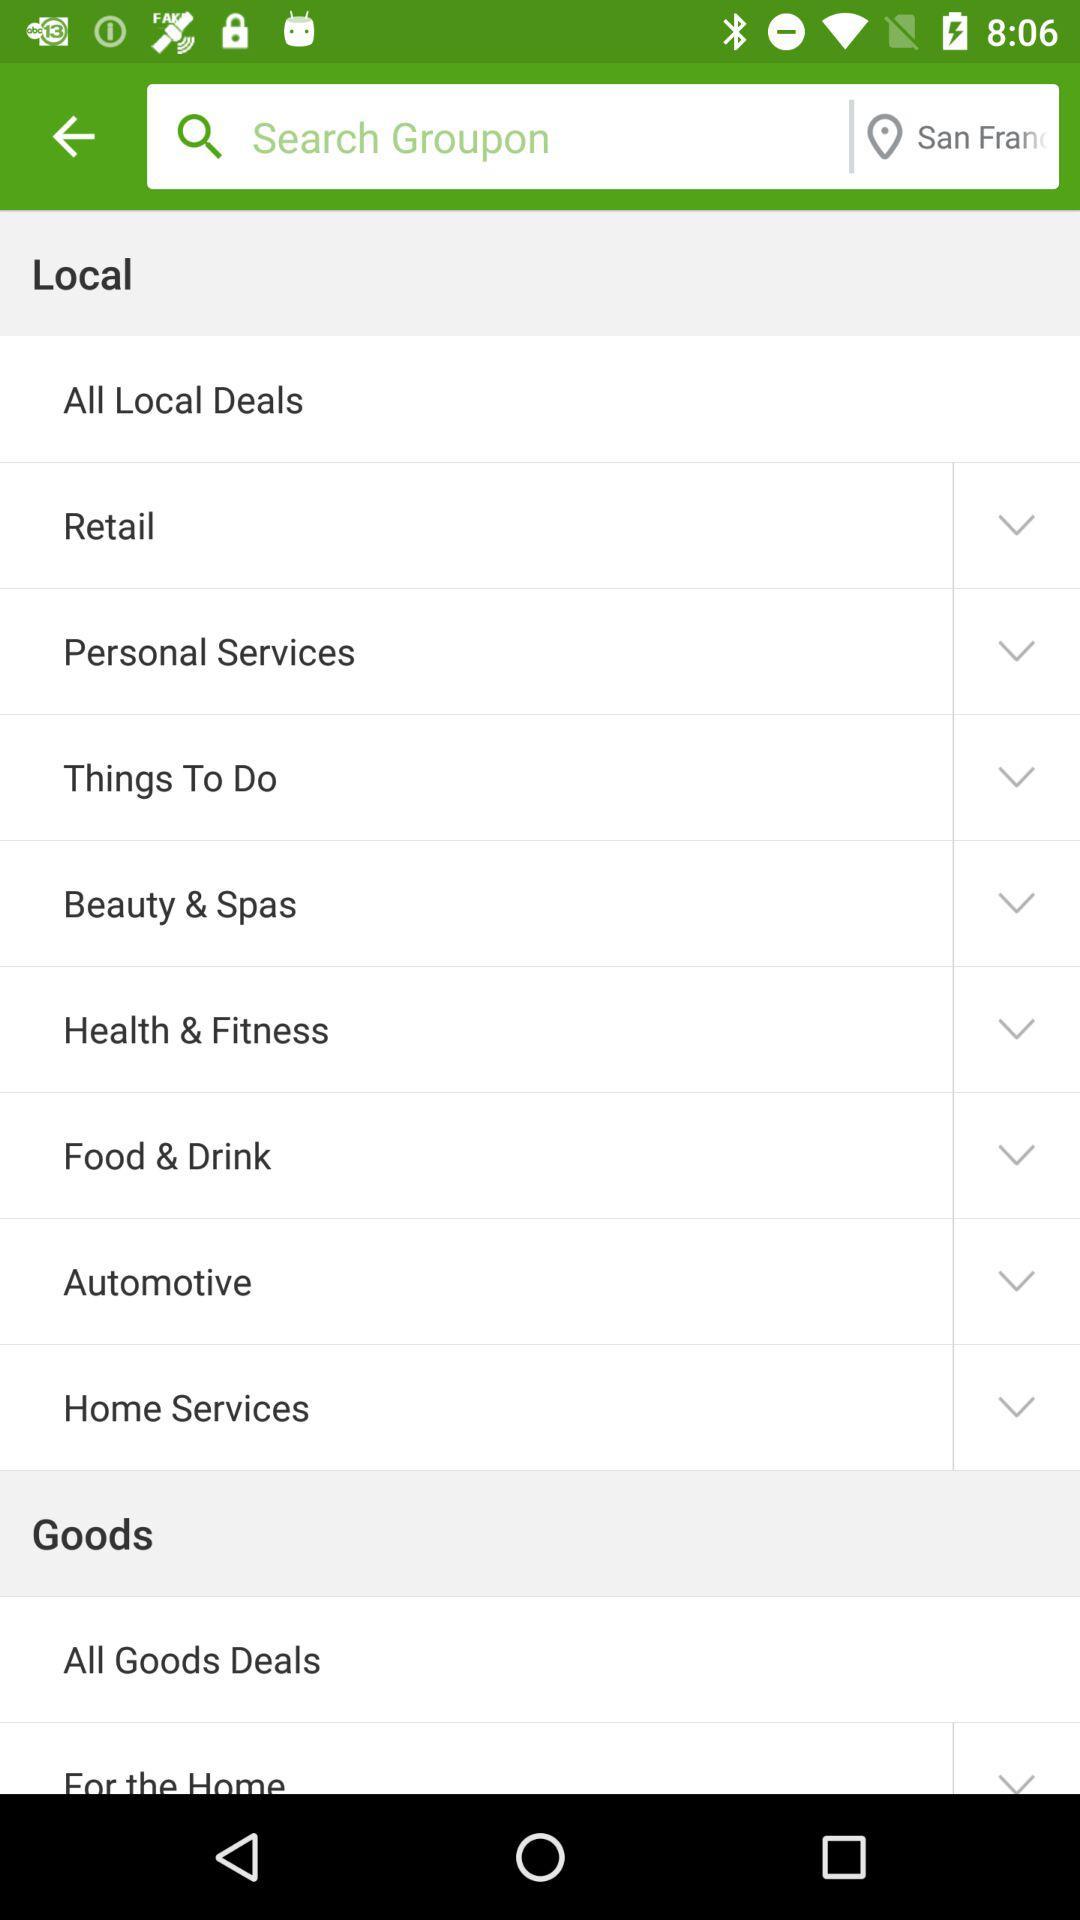 The image size is (1080, 1920). Describe the element at coordinates (981, 135) in the screenshot. I see `the san francisco, ca icon` at that location.